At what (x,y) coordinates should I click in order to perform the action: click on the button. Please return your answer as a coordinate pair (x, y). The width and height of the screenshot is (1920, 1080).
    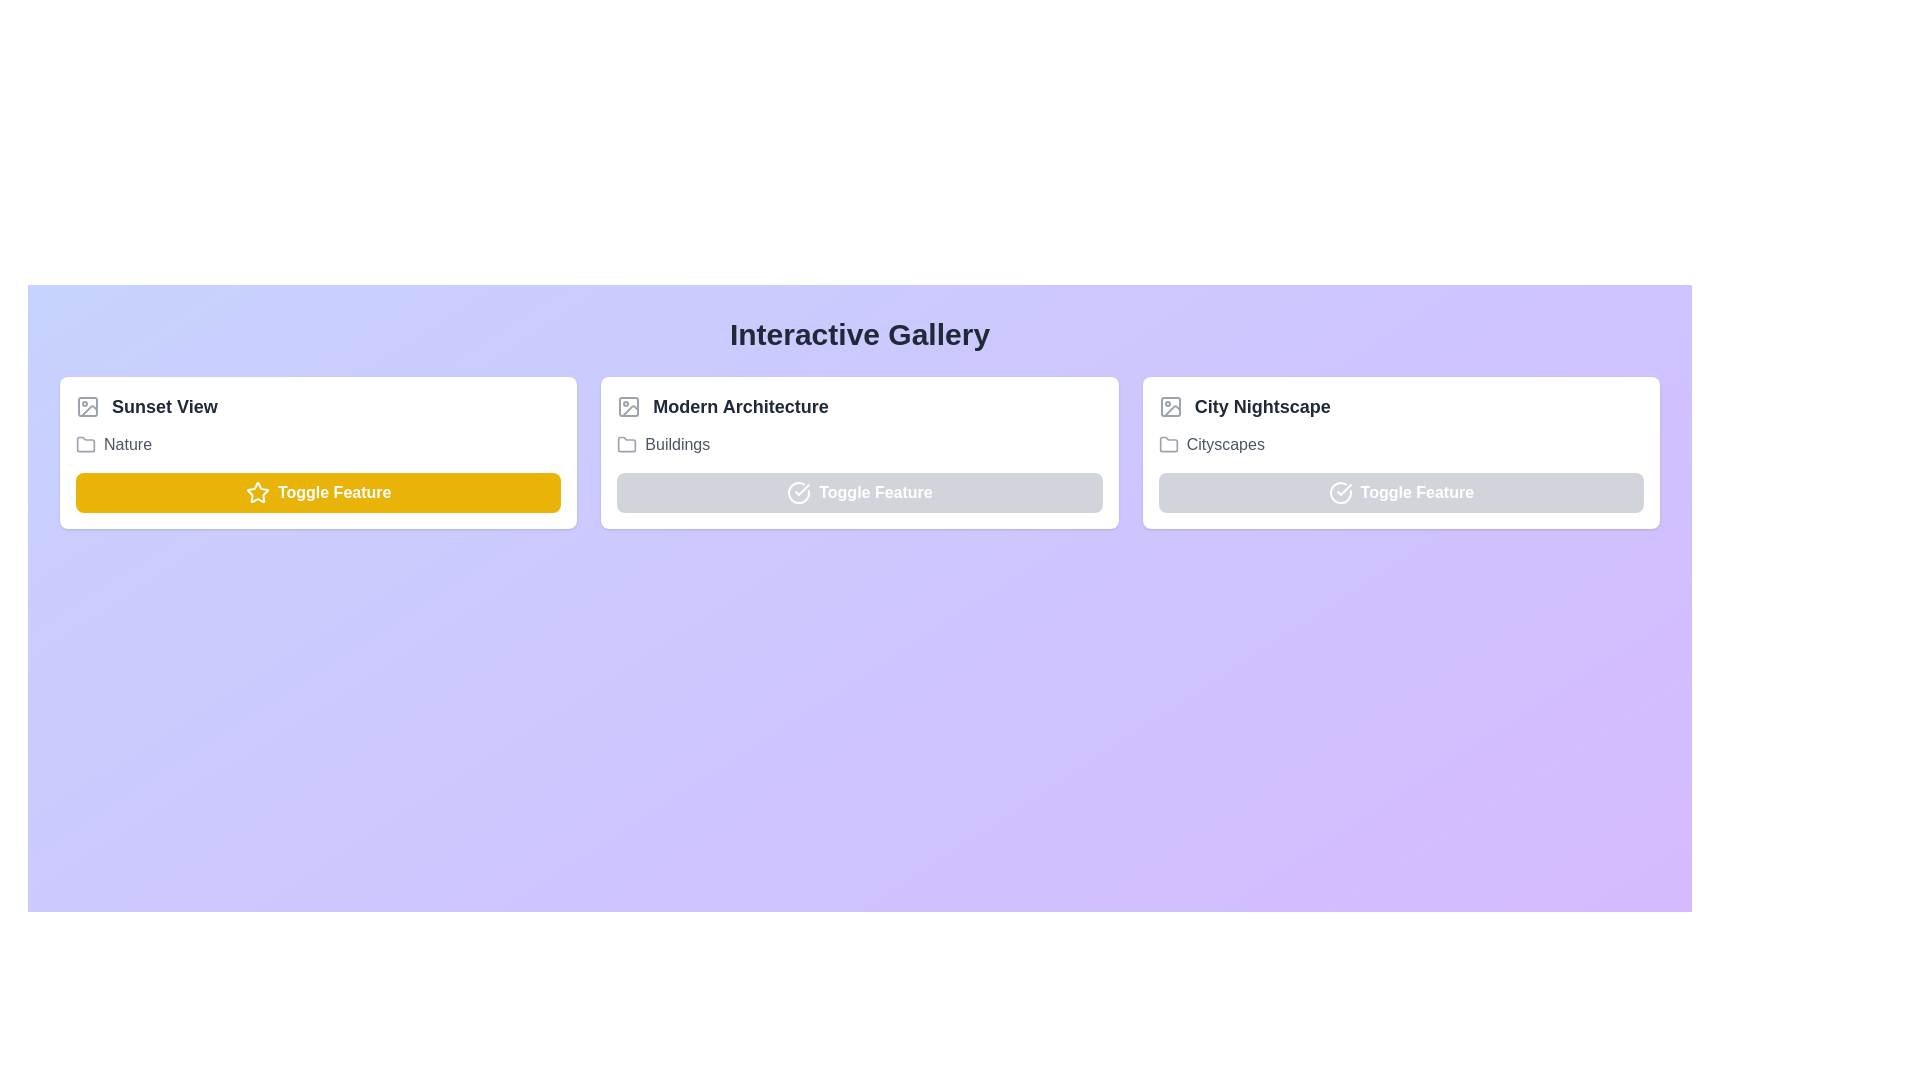
    Looking at the image, I should click on (317, 493).